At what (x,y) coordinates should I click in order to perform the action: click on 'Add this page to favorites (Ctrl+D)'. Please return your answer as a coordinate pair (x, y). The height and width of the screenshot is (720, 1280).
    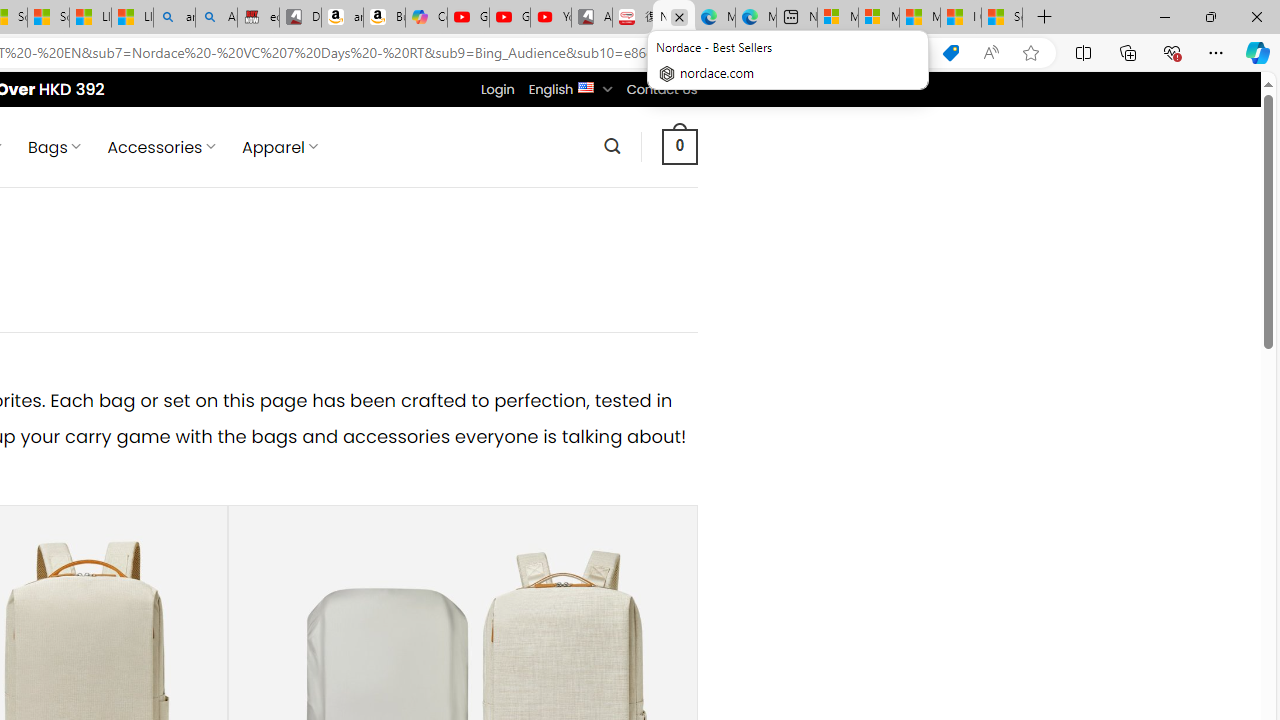
    Looking at the image, I should click on (1031, 52).